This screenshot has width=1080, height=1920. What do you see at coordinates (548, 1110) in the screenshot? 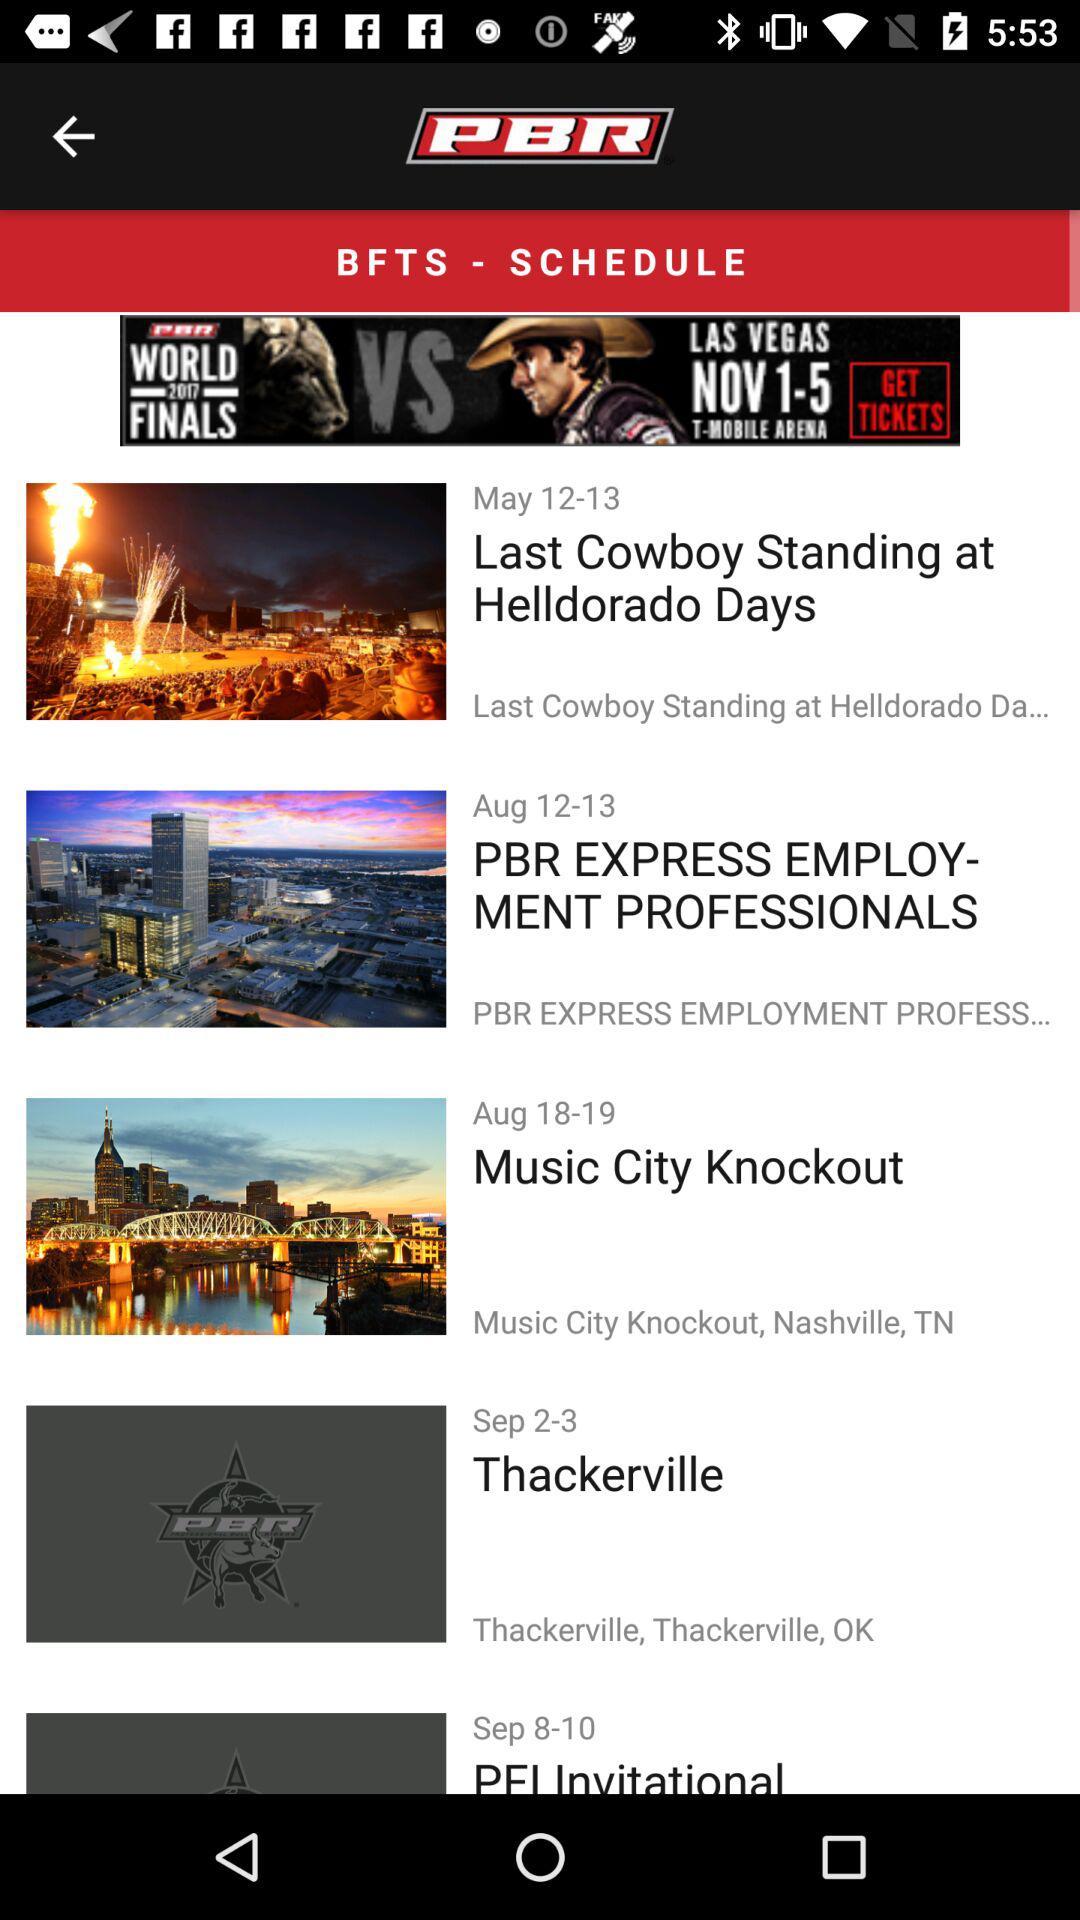
I see `the aug 18-19 item` at bounding box center [548, 1110].